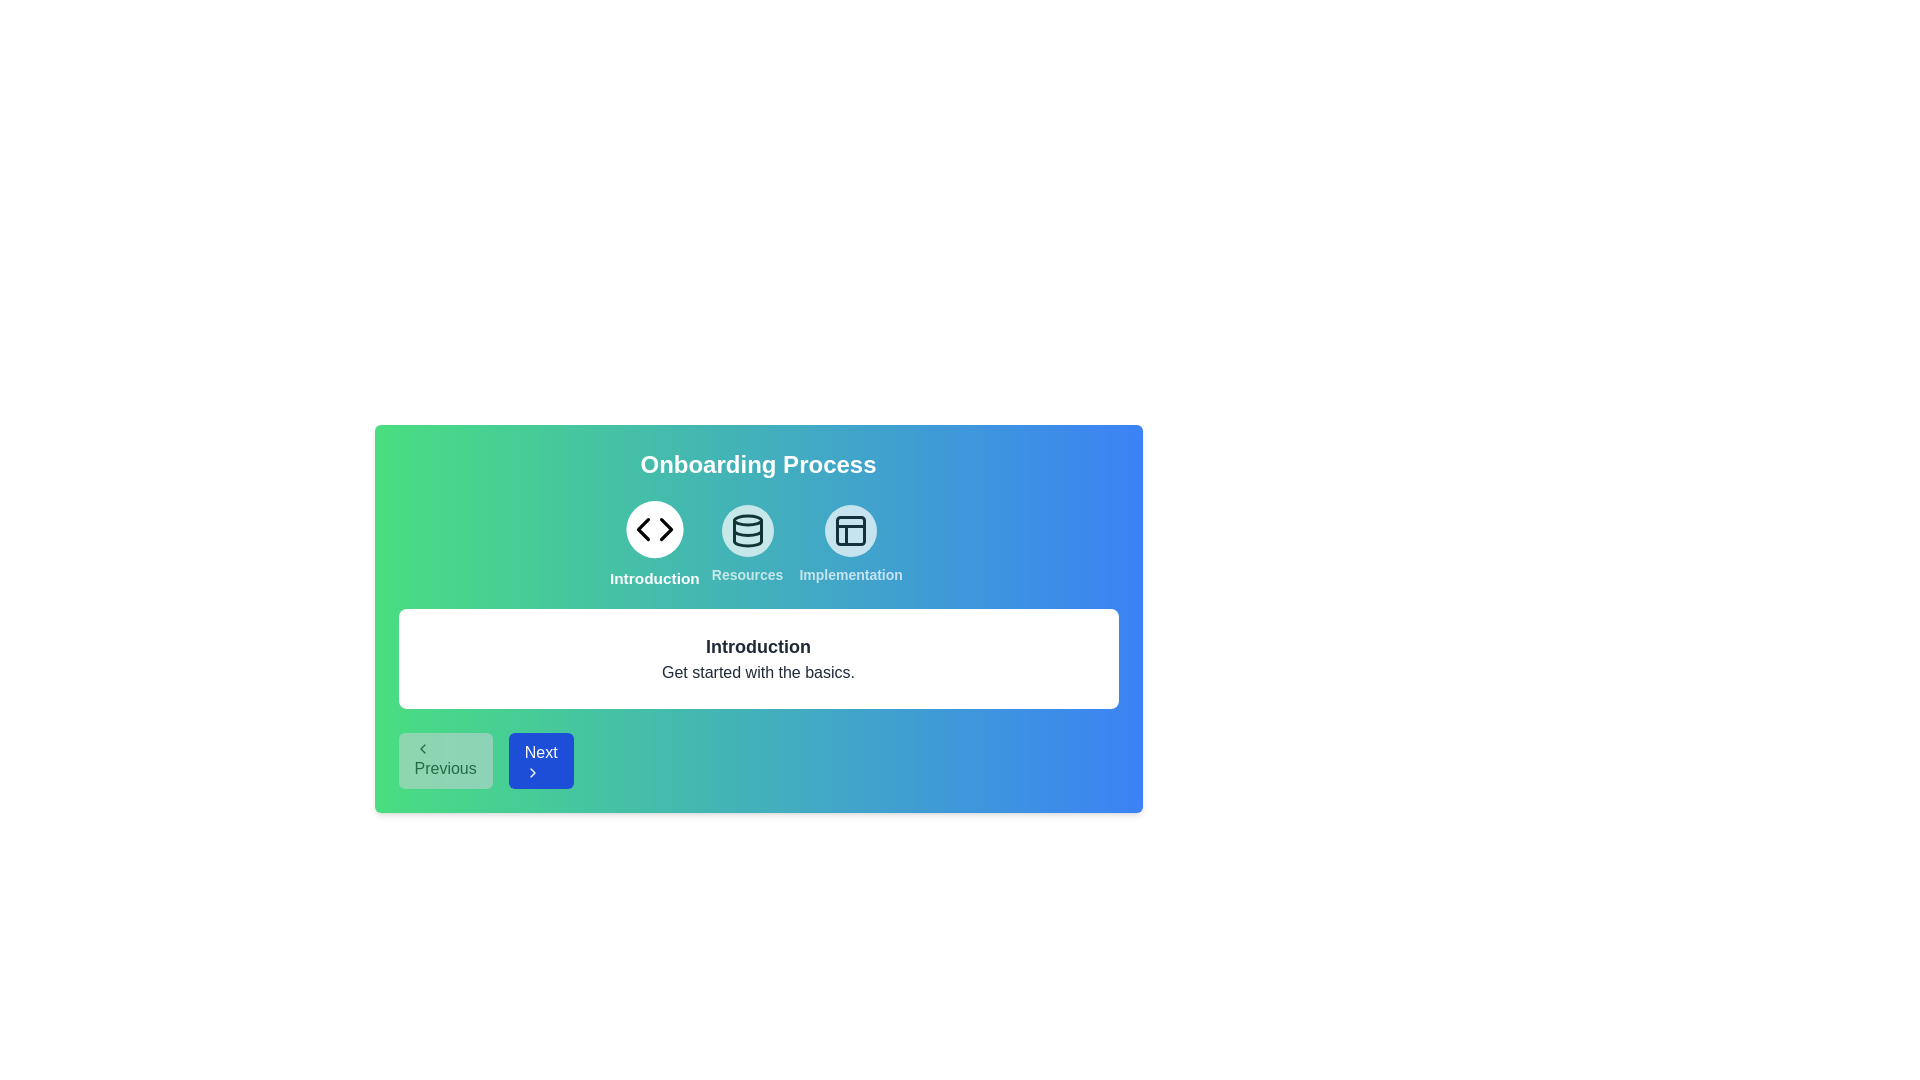 The width and height of the screenshot is (1920, 1080). What do you see at coordinates (541, 760) in the screenshot?
I see `the Next button to navigate to the next step` at bounding box center [541, 760].